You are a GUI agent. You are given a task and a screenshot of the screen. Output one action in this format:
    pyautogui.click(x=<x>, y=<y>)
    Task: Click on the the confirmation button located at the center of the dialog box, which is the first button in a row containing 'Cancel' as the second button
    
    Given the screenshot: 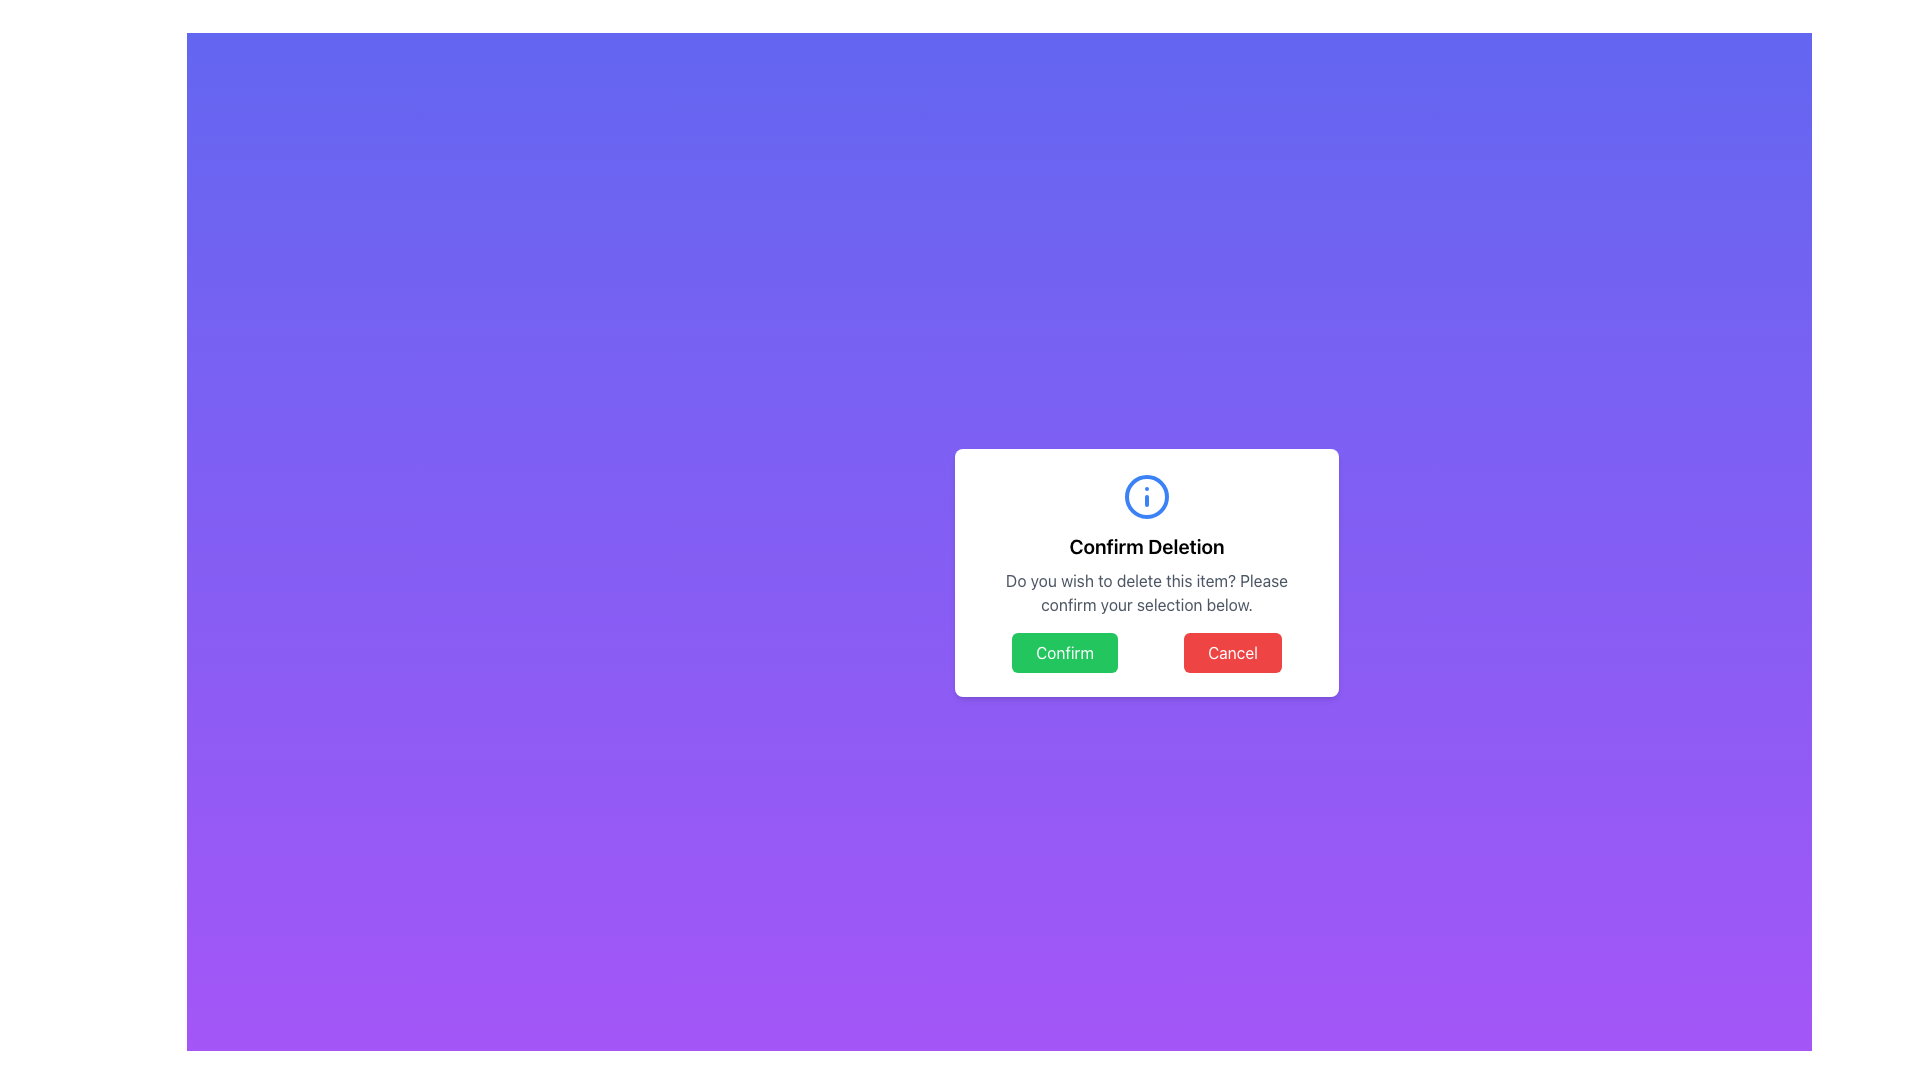 What is the action you would take?
    pyautogui.click(x=1064, y=652)
    